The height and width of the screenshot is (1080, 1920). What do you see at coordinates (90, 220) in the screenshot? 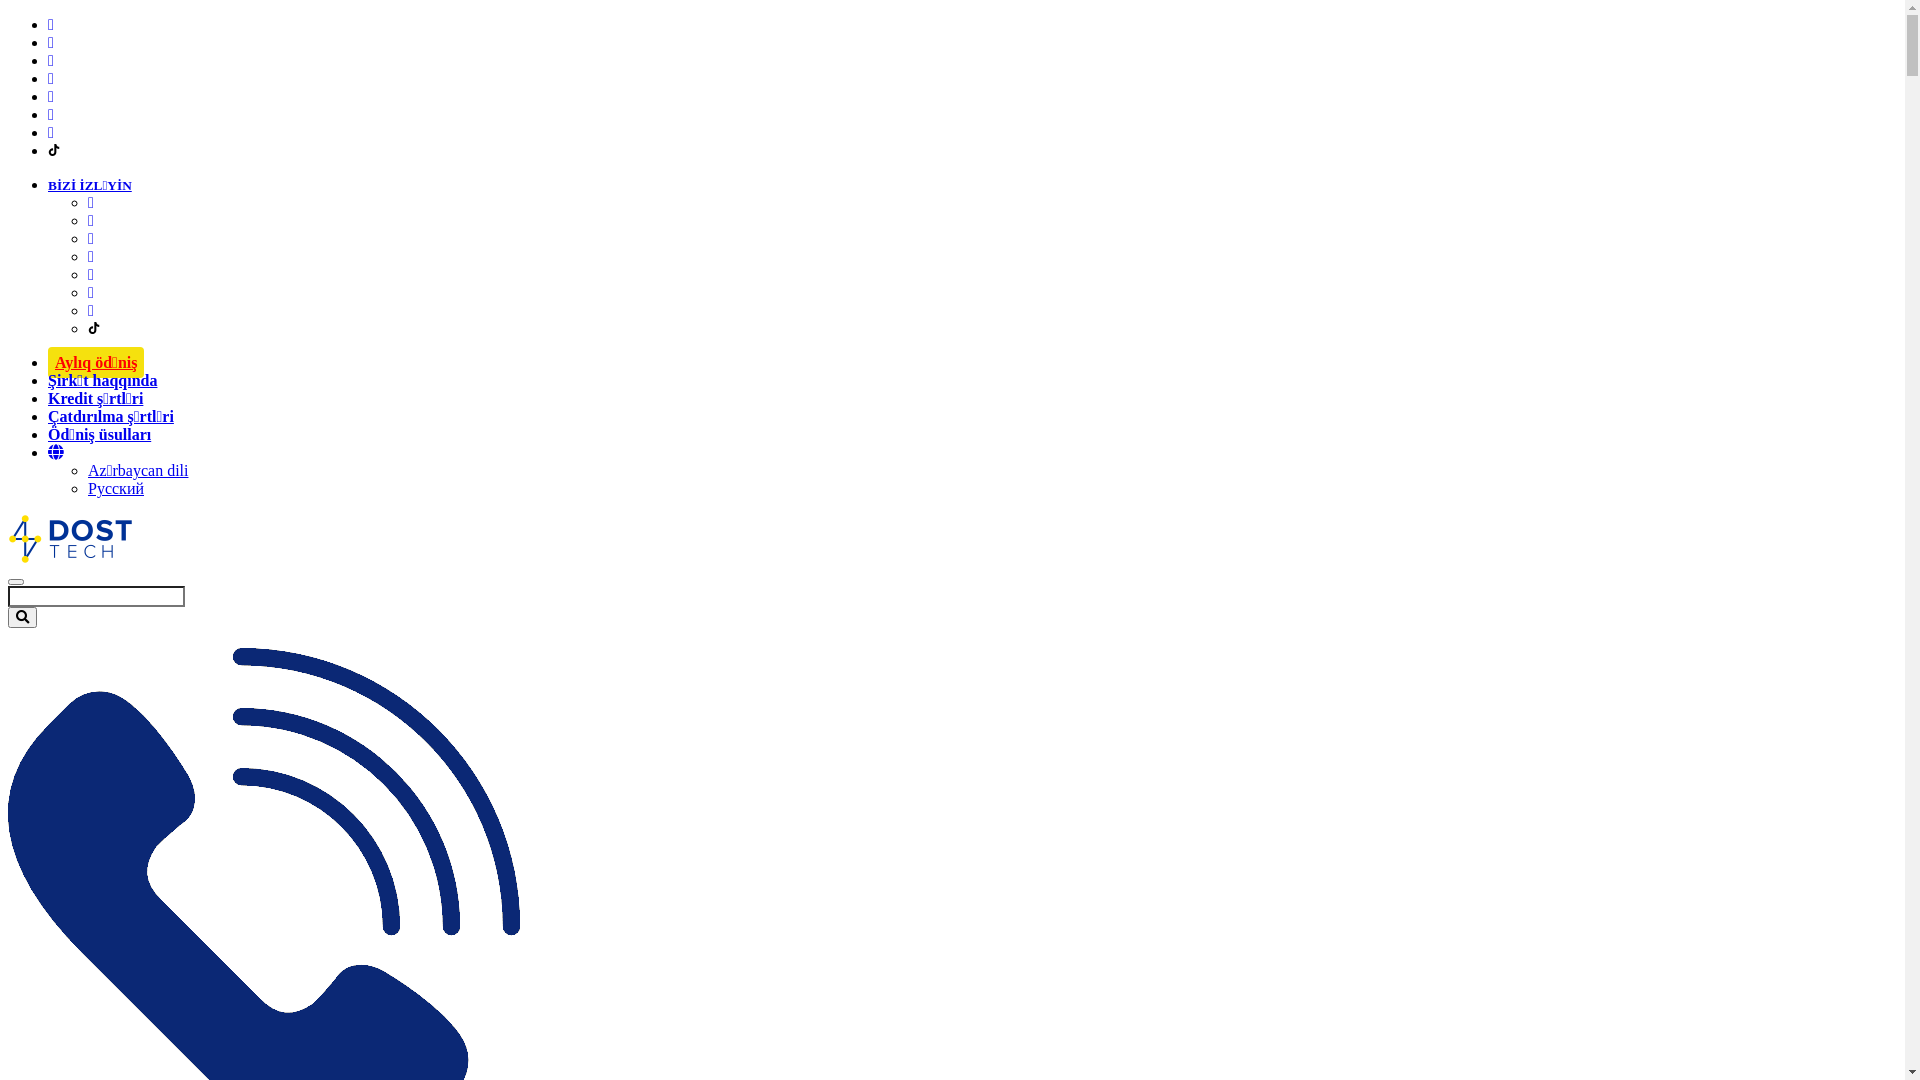
I see `'Instagram'` at bounding box center [90, 220].